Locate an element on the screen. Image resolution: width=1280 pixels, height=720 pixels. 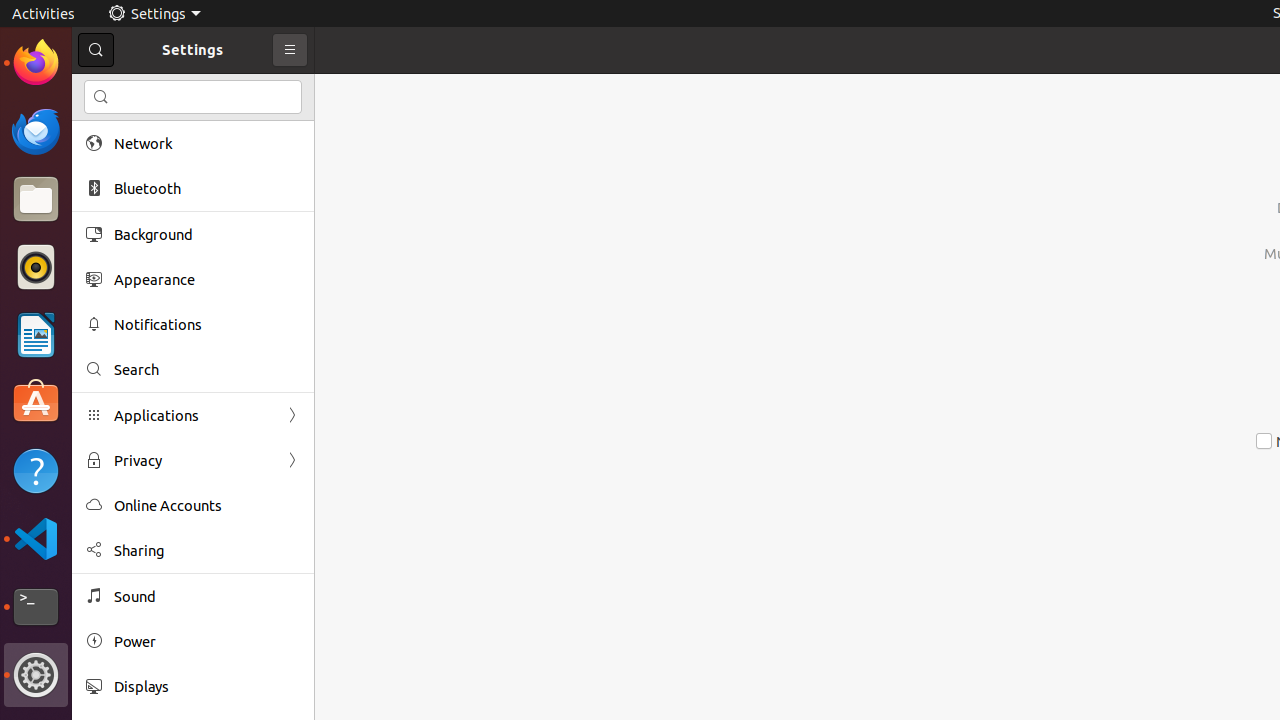
'Appearance' is located at coordinates (206, 279).